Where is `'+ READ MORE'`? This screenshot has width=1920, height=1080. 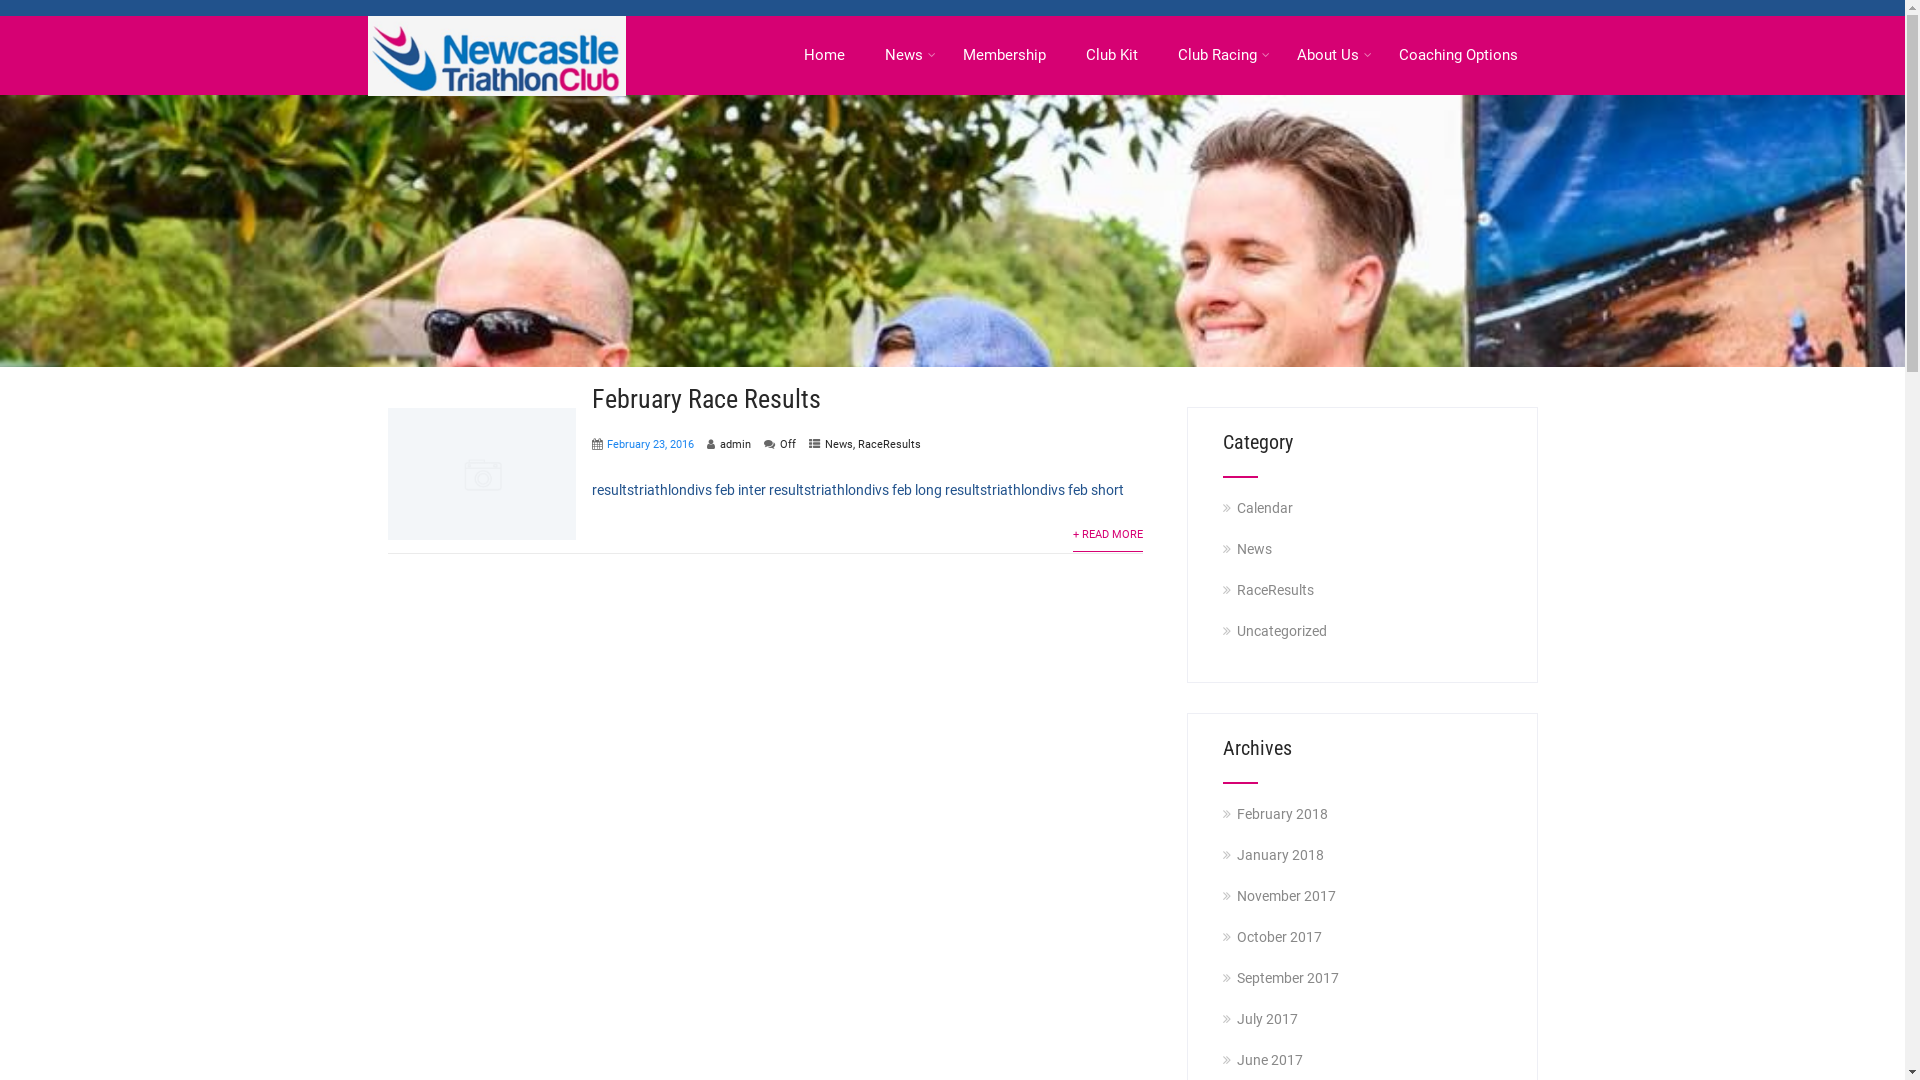 '+ READ MORE' is located at coordinates (1107, 534).